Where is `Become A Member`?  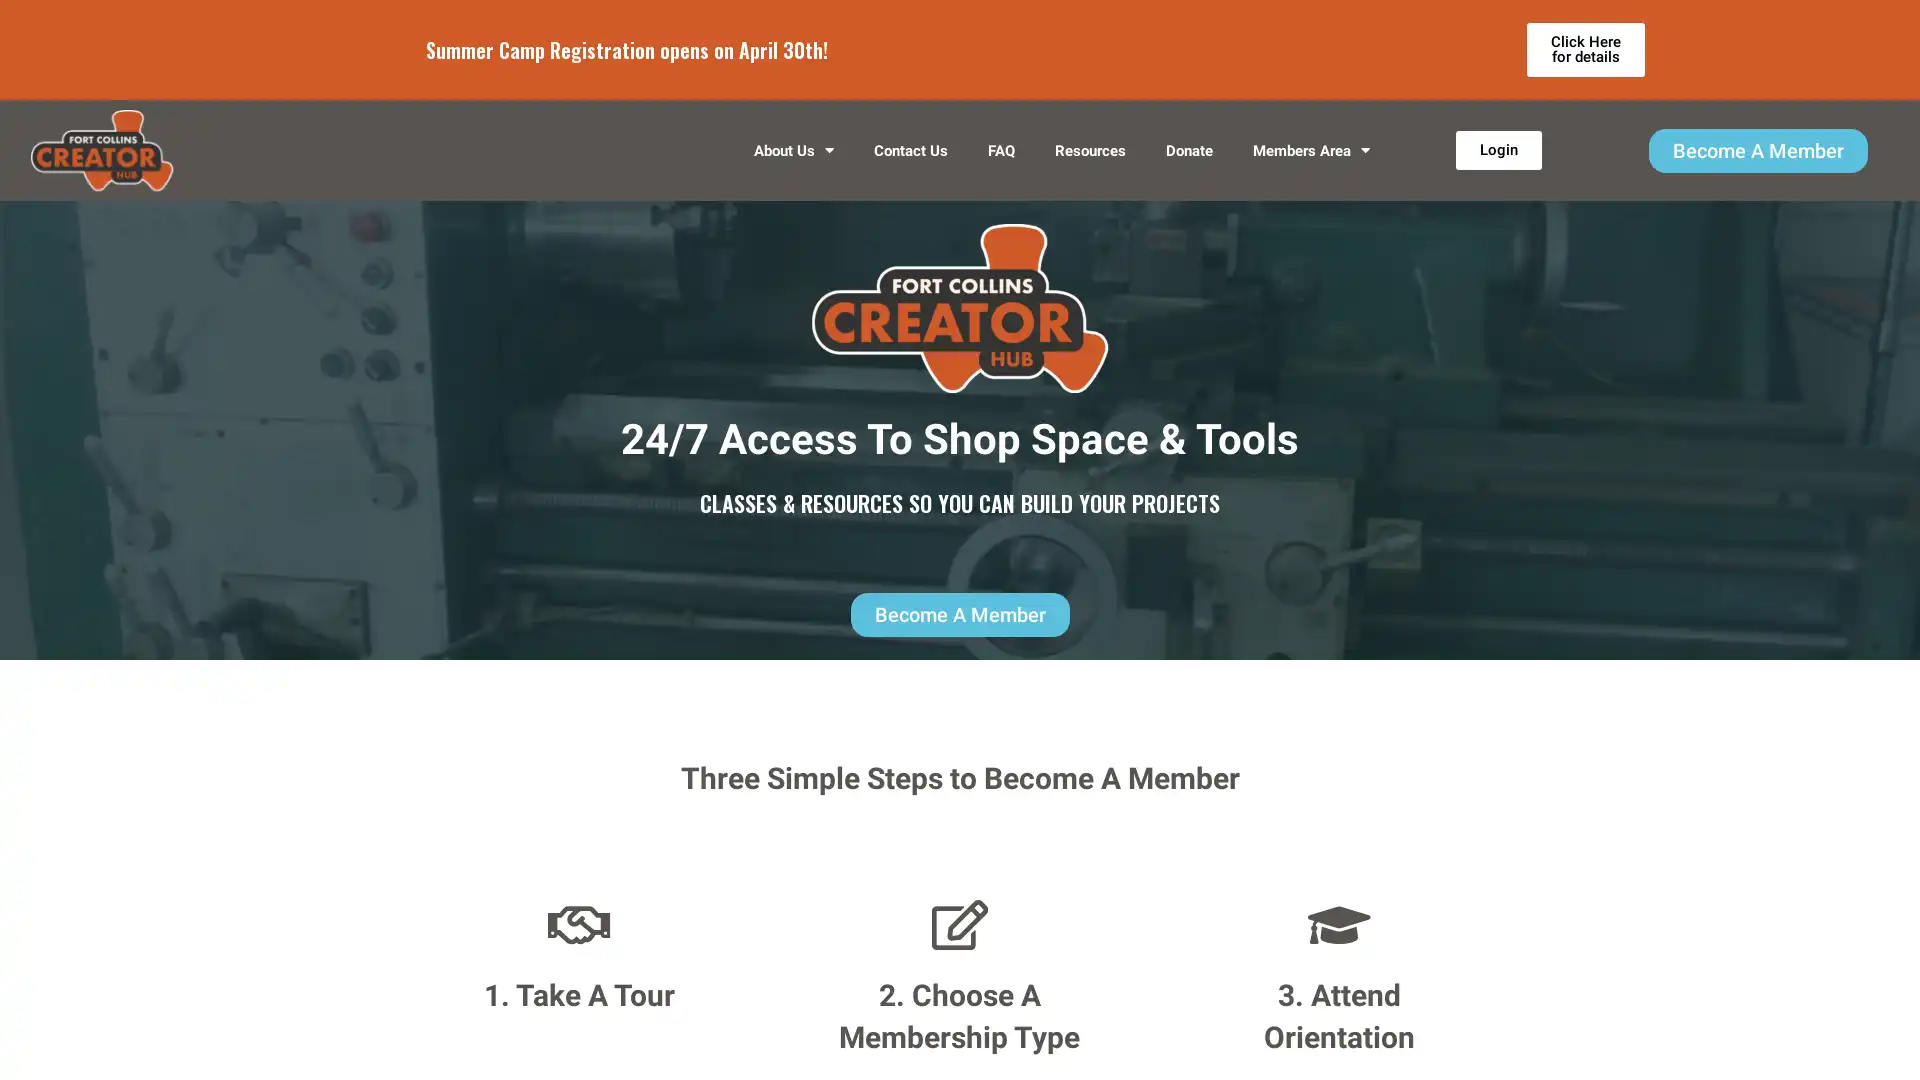 Become A Member is located at coordinates (958, 613).